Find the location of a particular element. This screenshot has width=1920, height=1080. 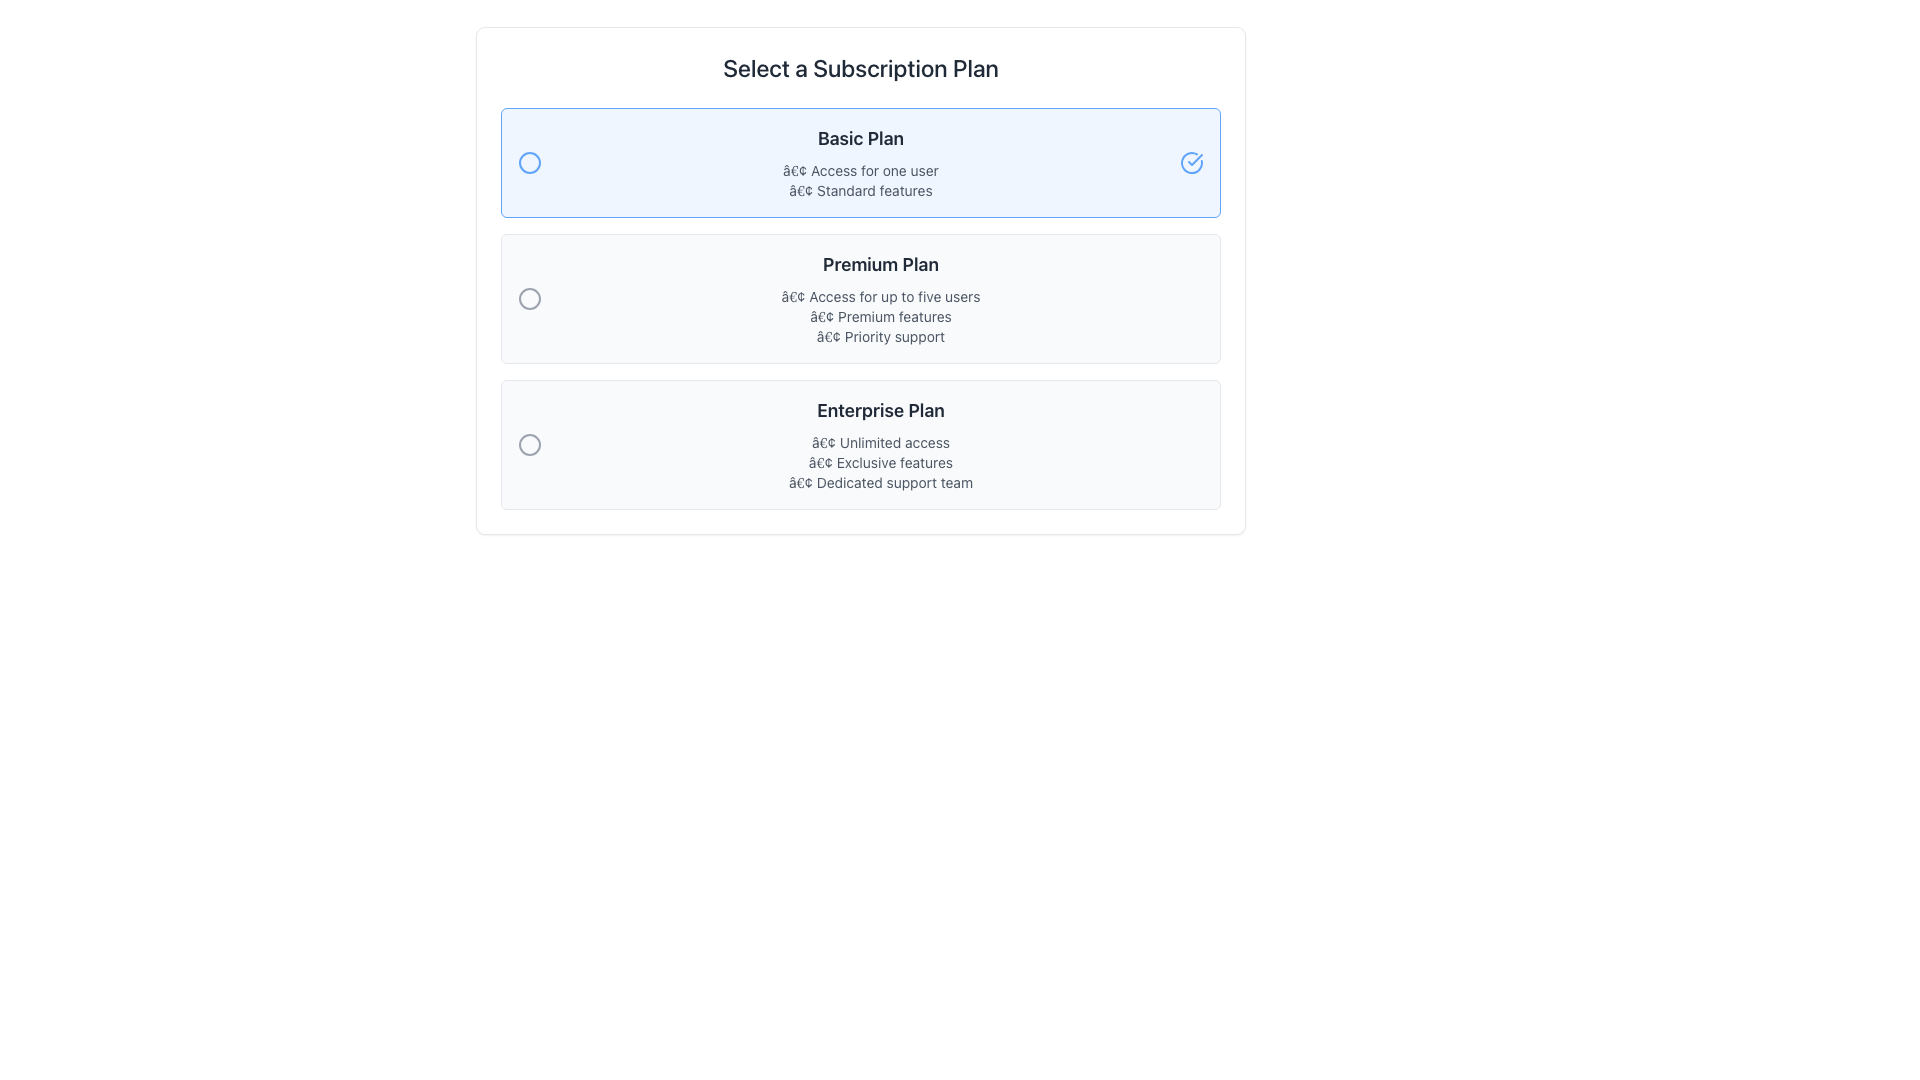

the static text element that describes the features of the 'Premium Plan', located below '• Access for up to five users' and above '• Priority support' is located at coordinates (880, 315).